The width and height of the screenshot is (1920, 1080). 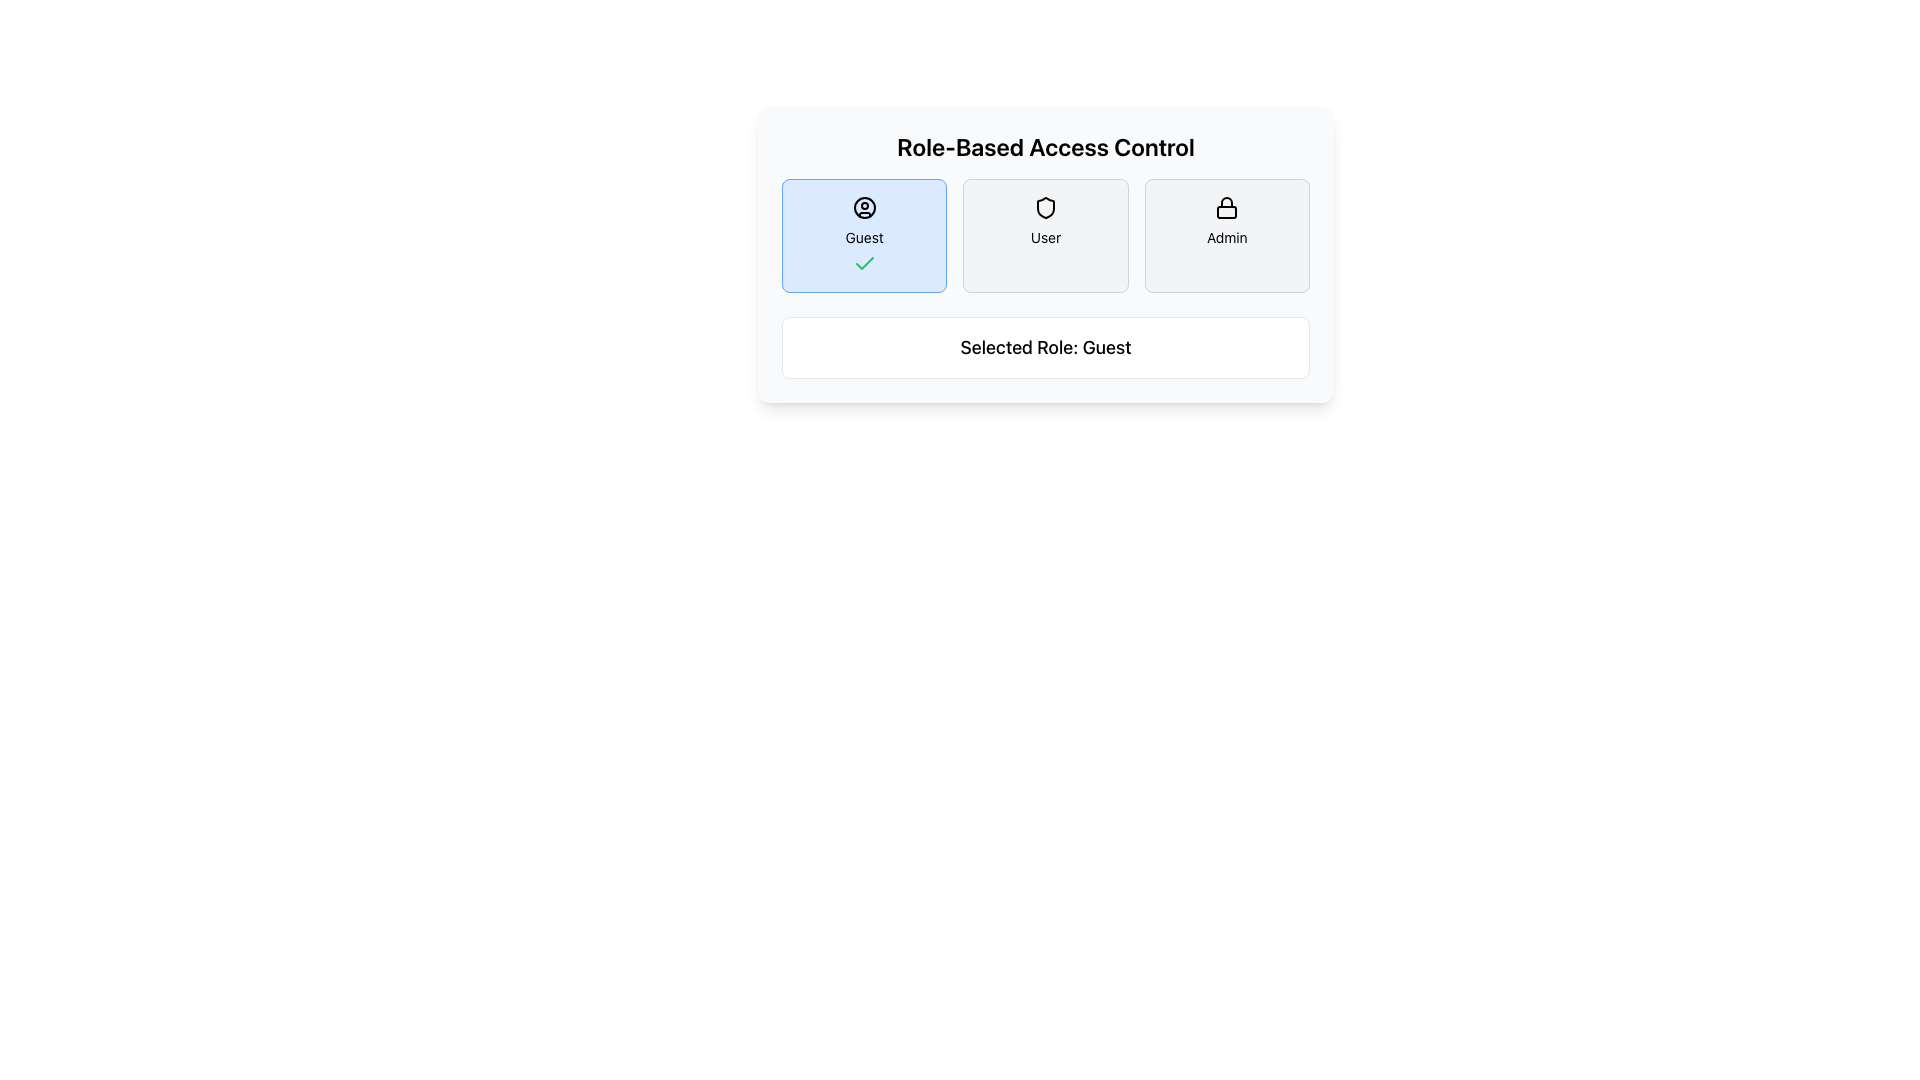 I want to click on the simplistic shield icon outlined in black, located at the top center of the card labeled 'User', so click(x=1045, y=208).